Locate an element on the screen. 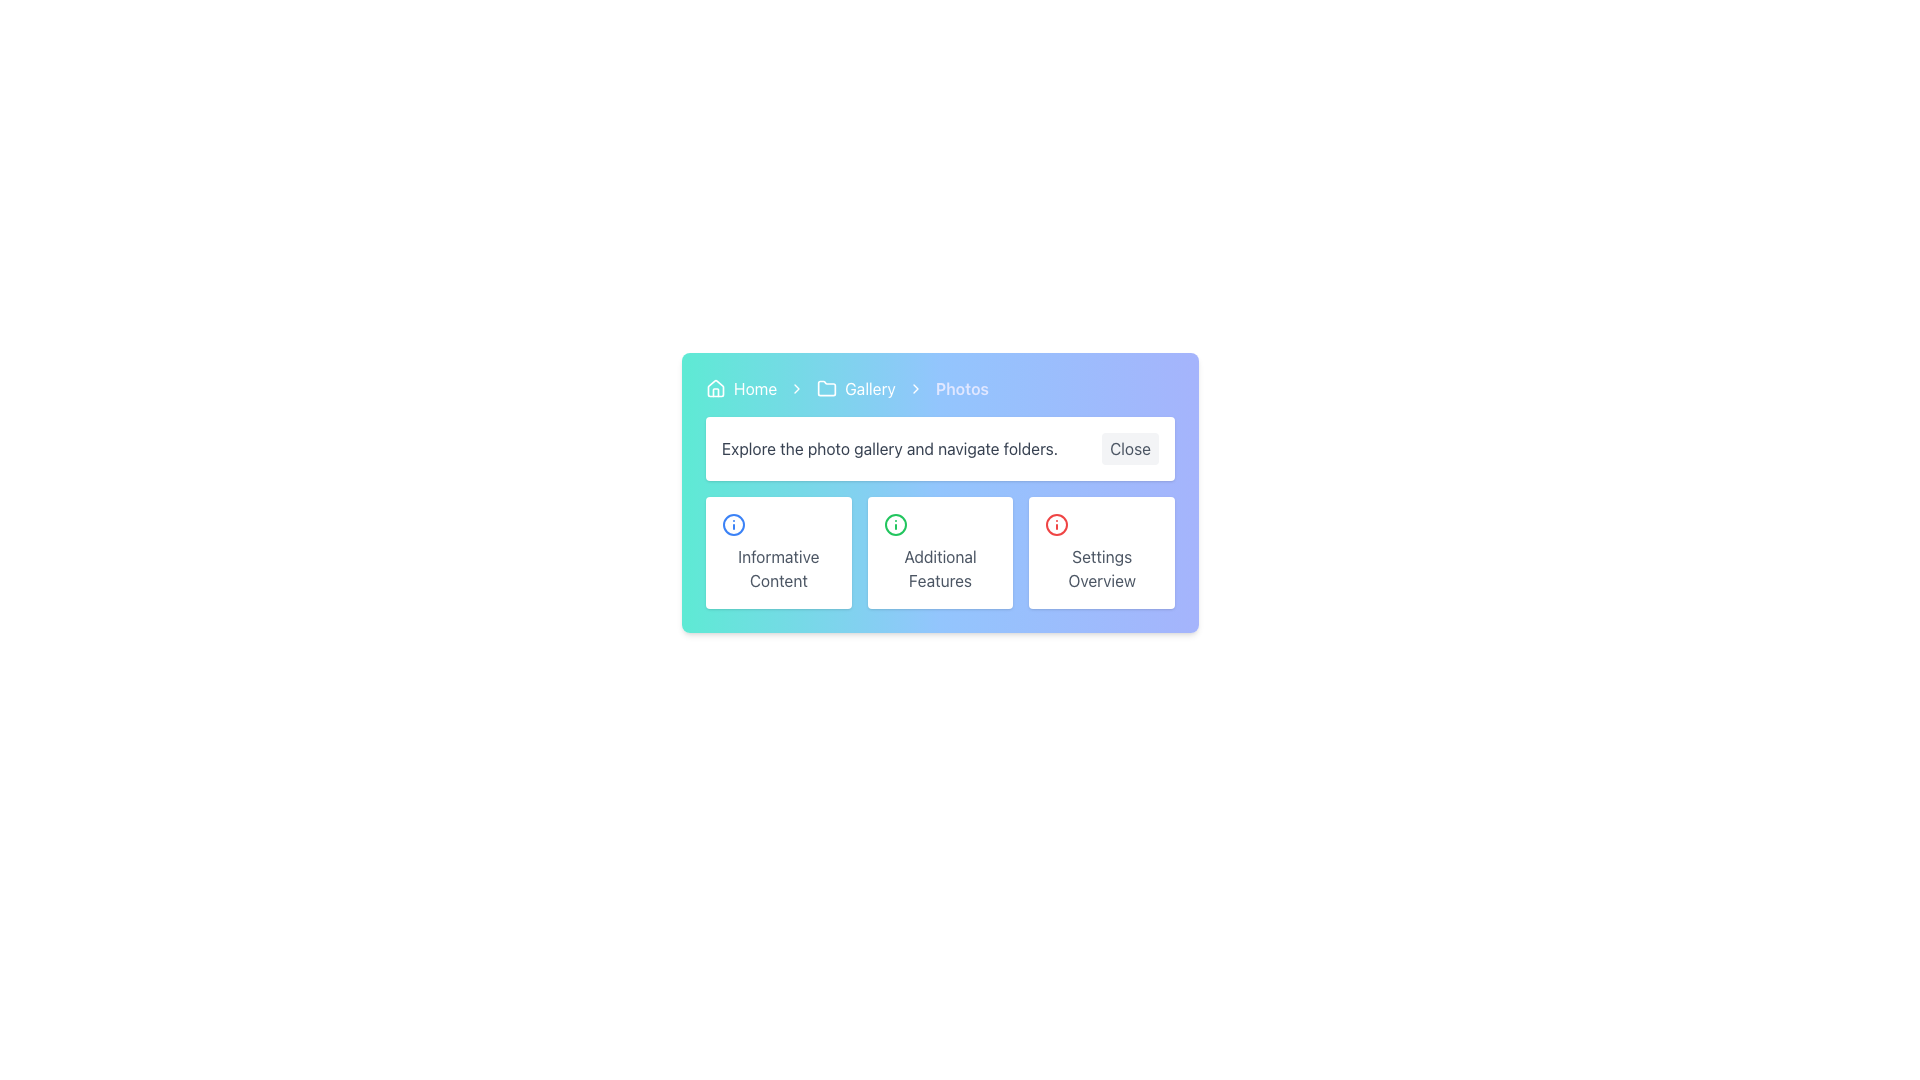  the house-shaped icon is located at coordinates (715, 389).